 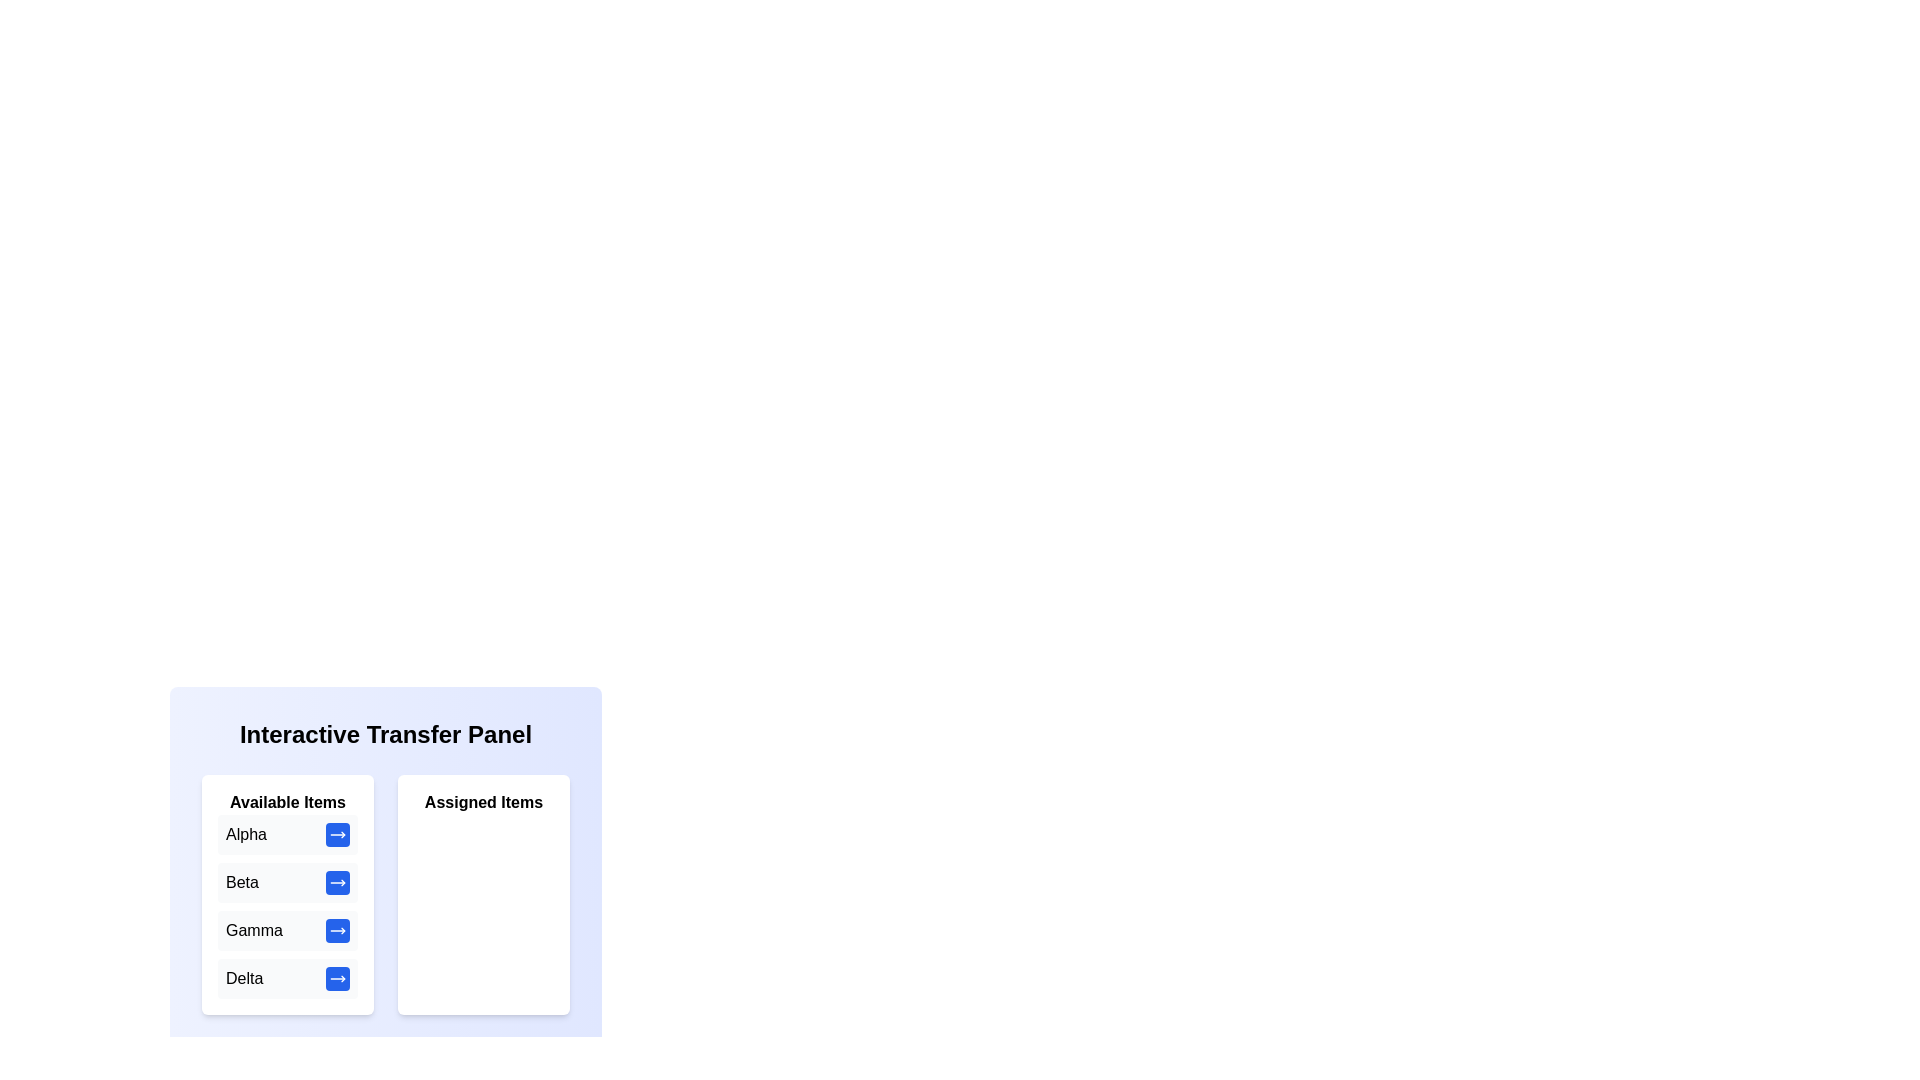 What do you see at coordinates (240, 882) in the screenshot?
I see `the text label Beta in the 'Available Items' list` at bounding box center [240, 882].